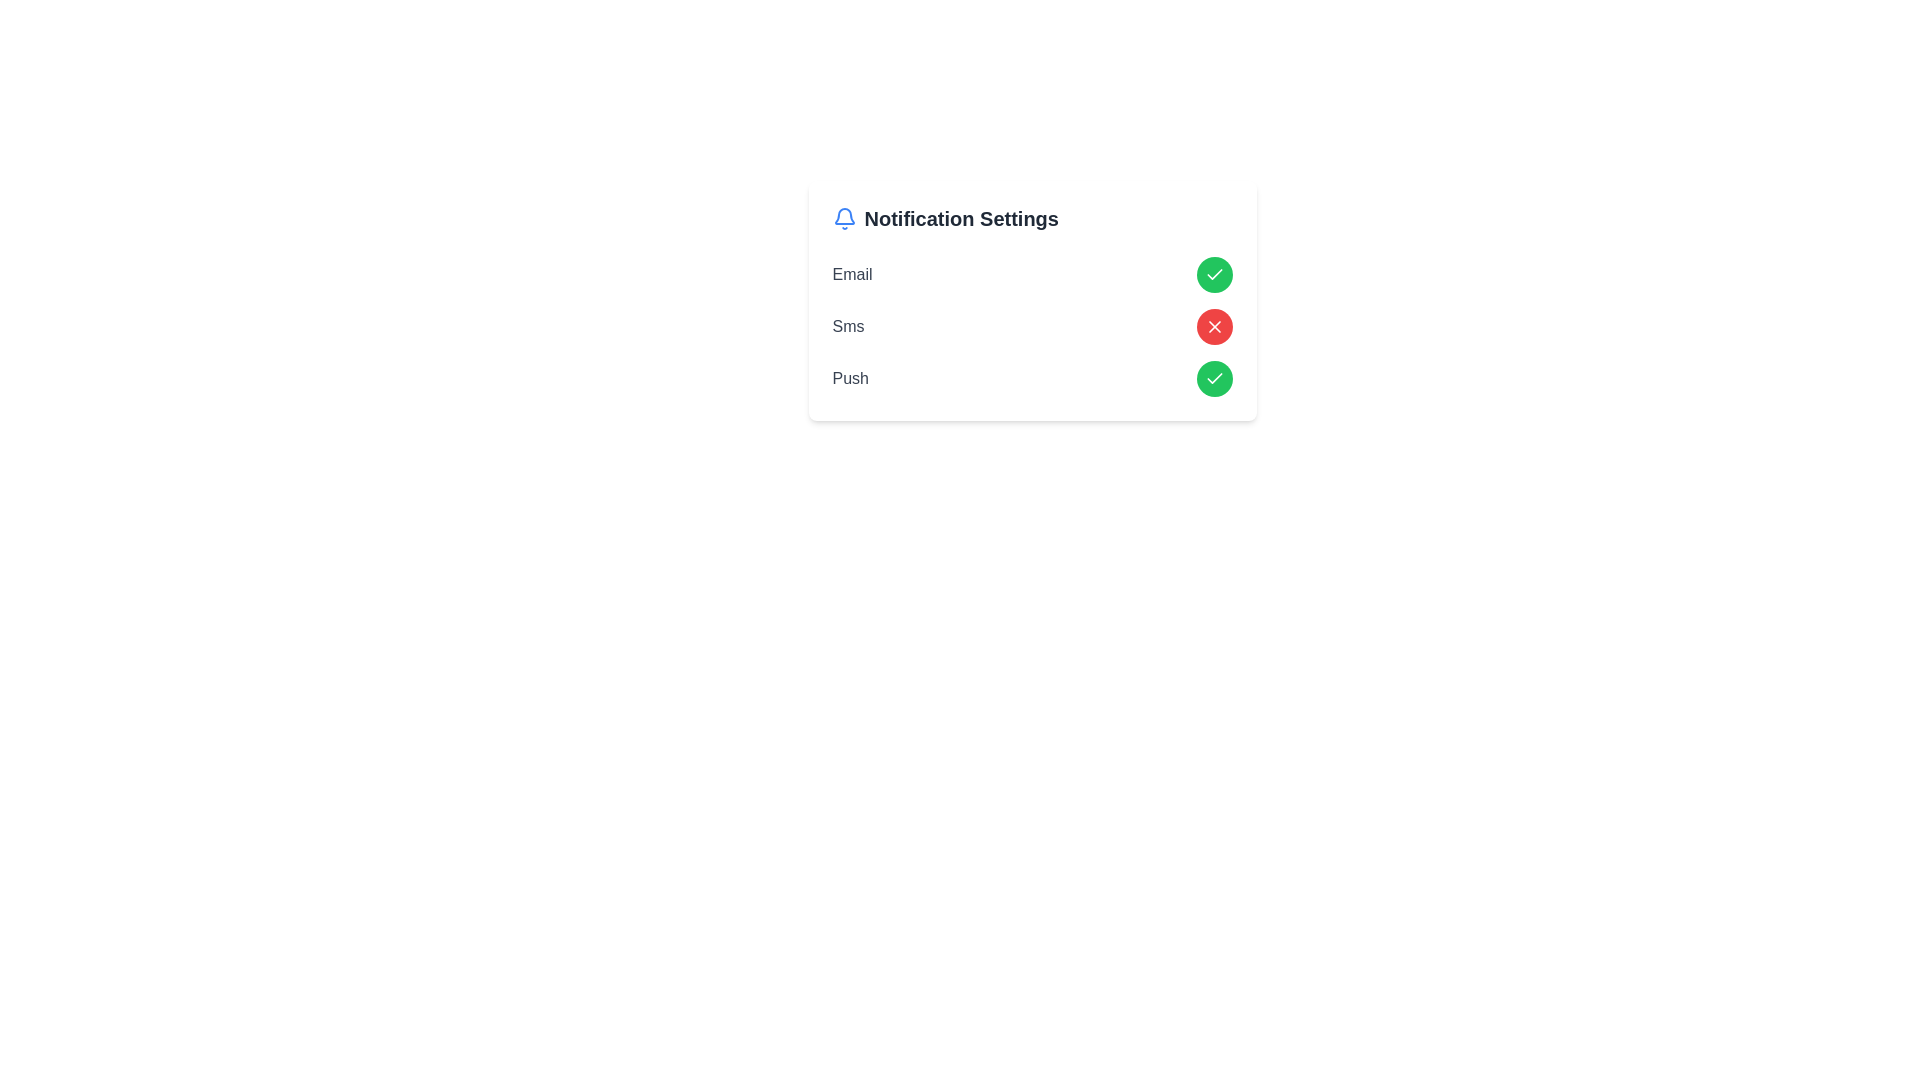 The width and height of the screenshot is (1920, 1080). Describe the element at coordinates (1032, 274) in the screenshot. I see `the green circular button in the topmost list item of the notification settings panel to confirm email notifications` at that location.